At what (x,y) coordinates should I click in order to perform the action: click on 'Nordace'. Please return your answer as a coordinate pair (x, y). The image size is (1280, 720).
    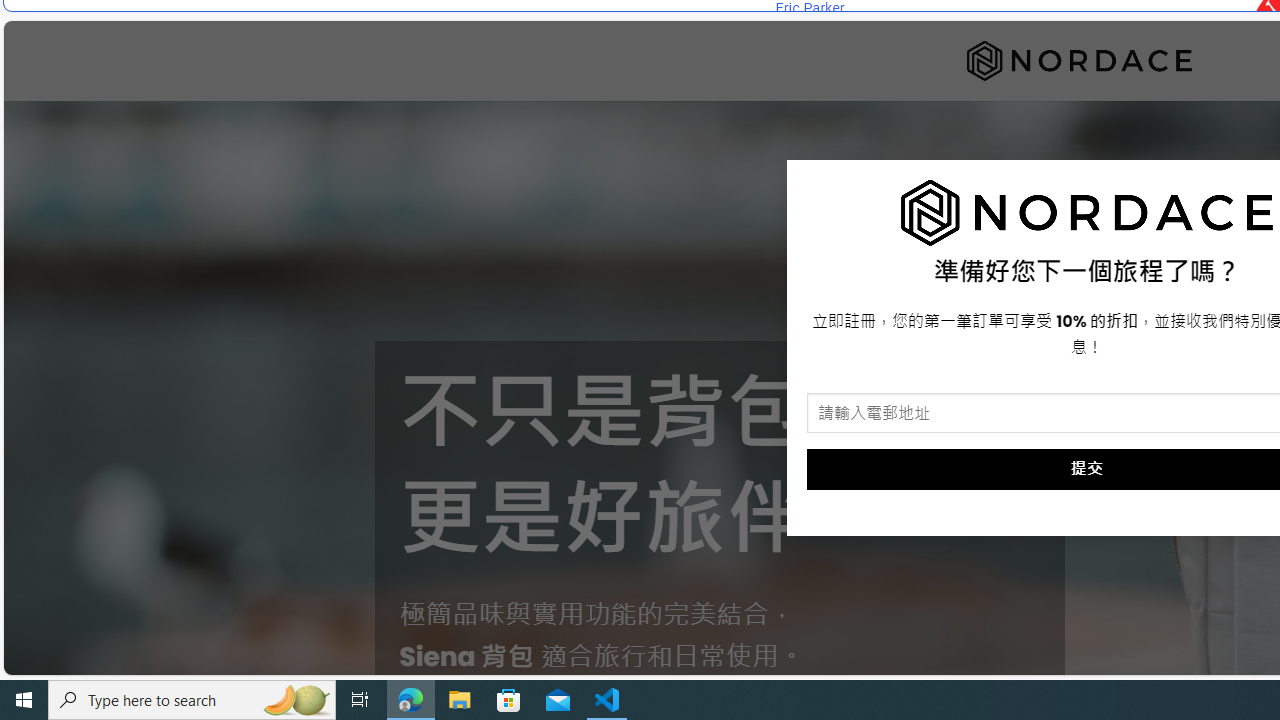
    Looking at the image, I should click on (1078, 59).